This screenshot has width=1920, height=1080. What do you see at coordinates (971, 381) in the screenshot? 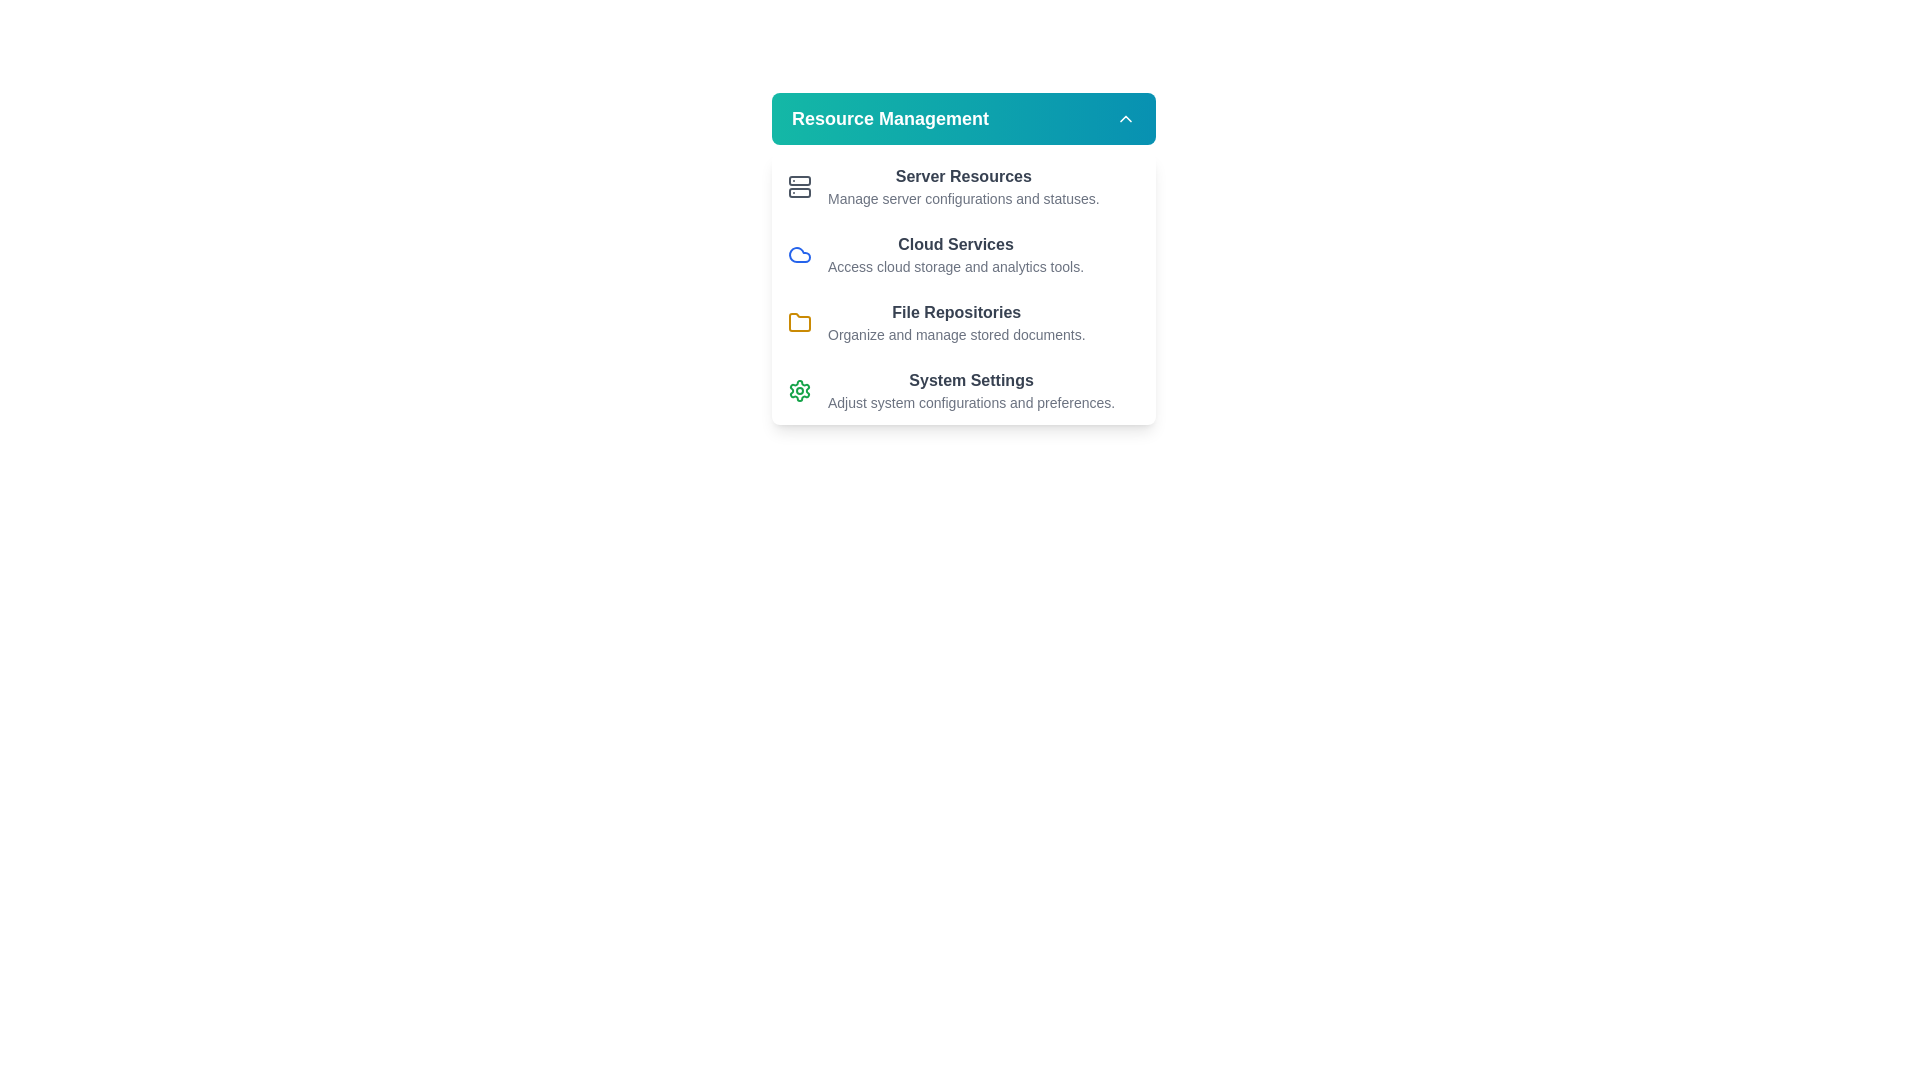
I see `the 'System Settings' label, which is the fourth item in the 'Resource Management' section` at bounding box center [971, 381].